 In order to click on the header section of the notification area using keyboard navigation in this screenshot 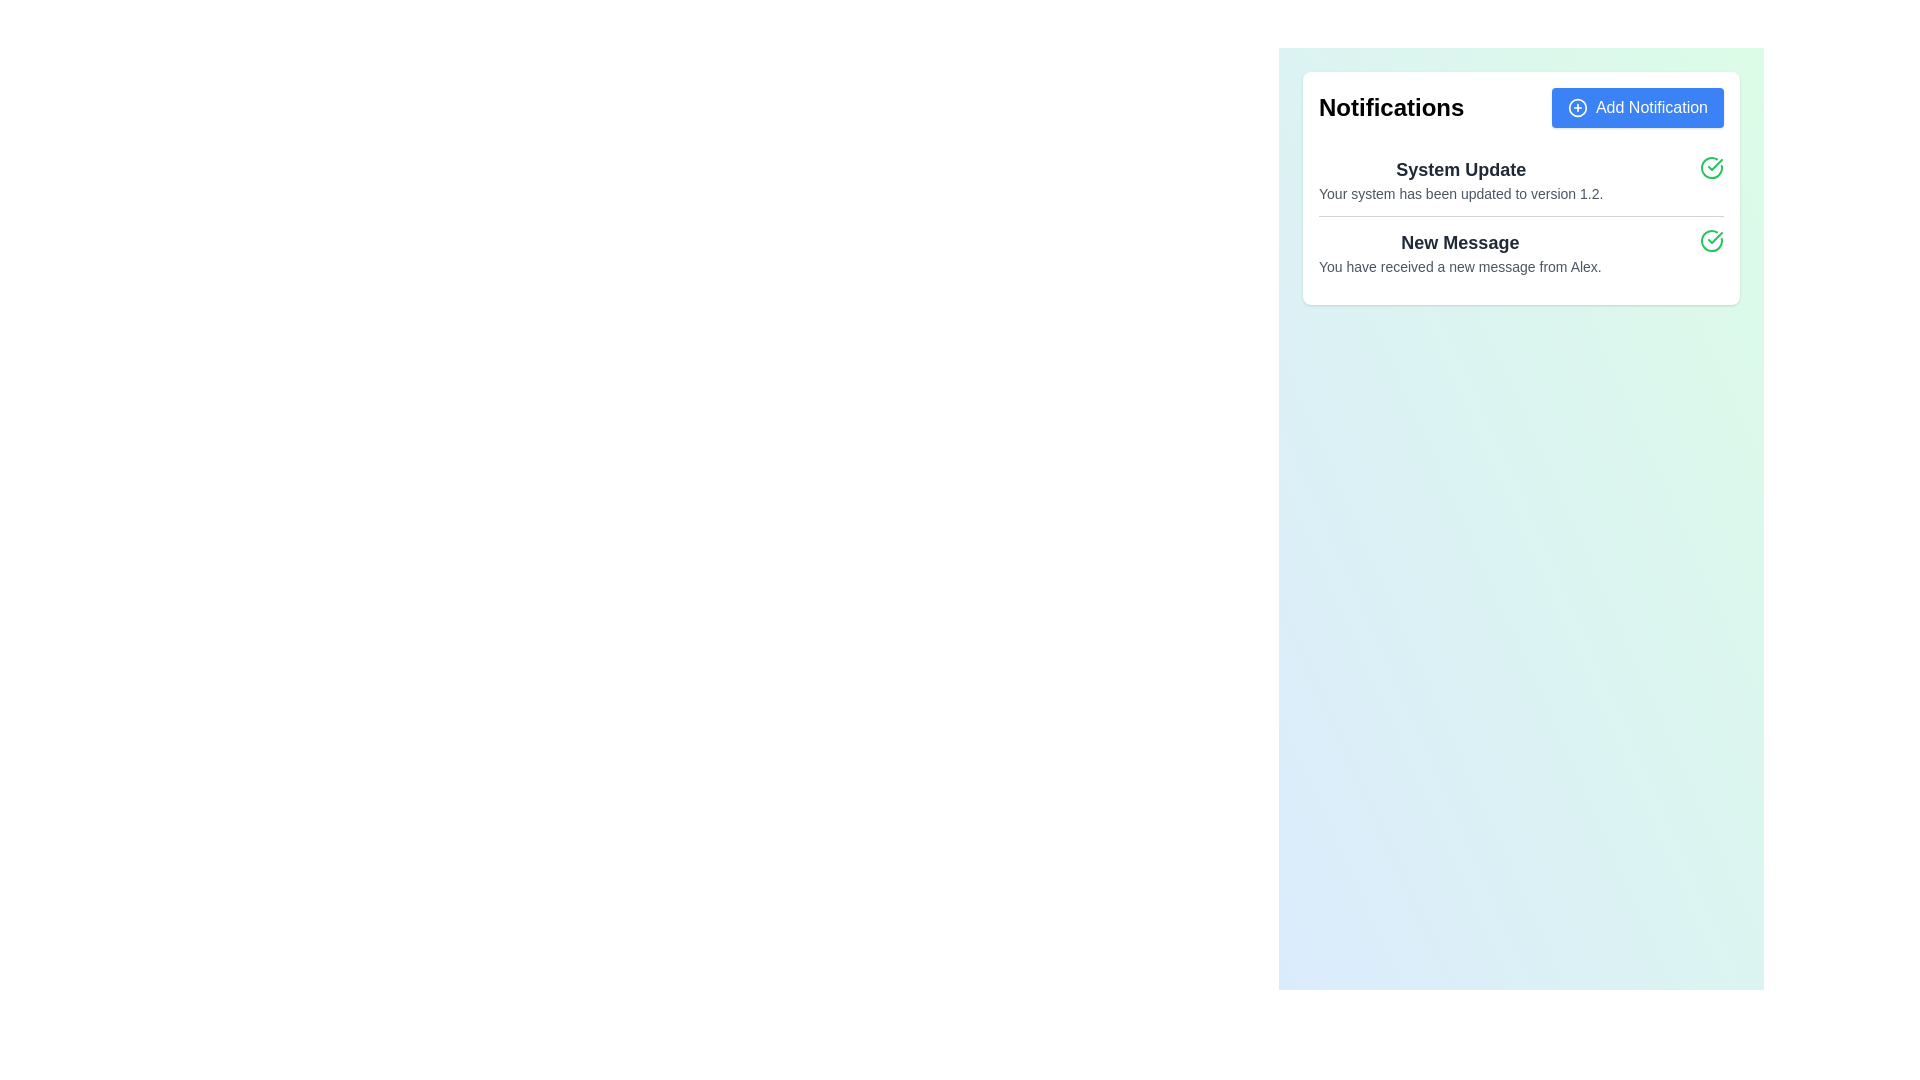, I will do `click(1520, 108)`.